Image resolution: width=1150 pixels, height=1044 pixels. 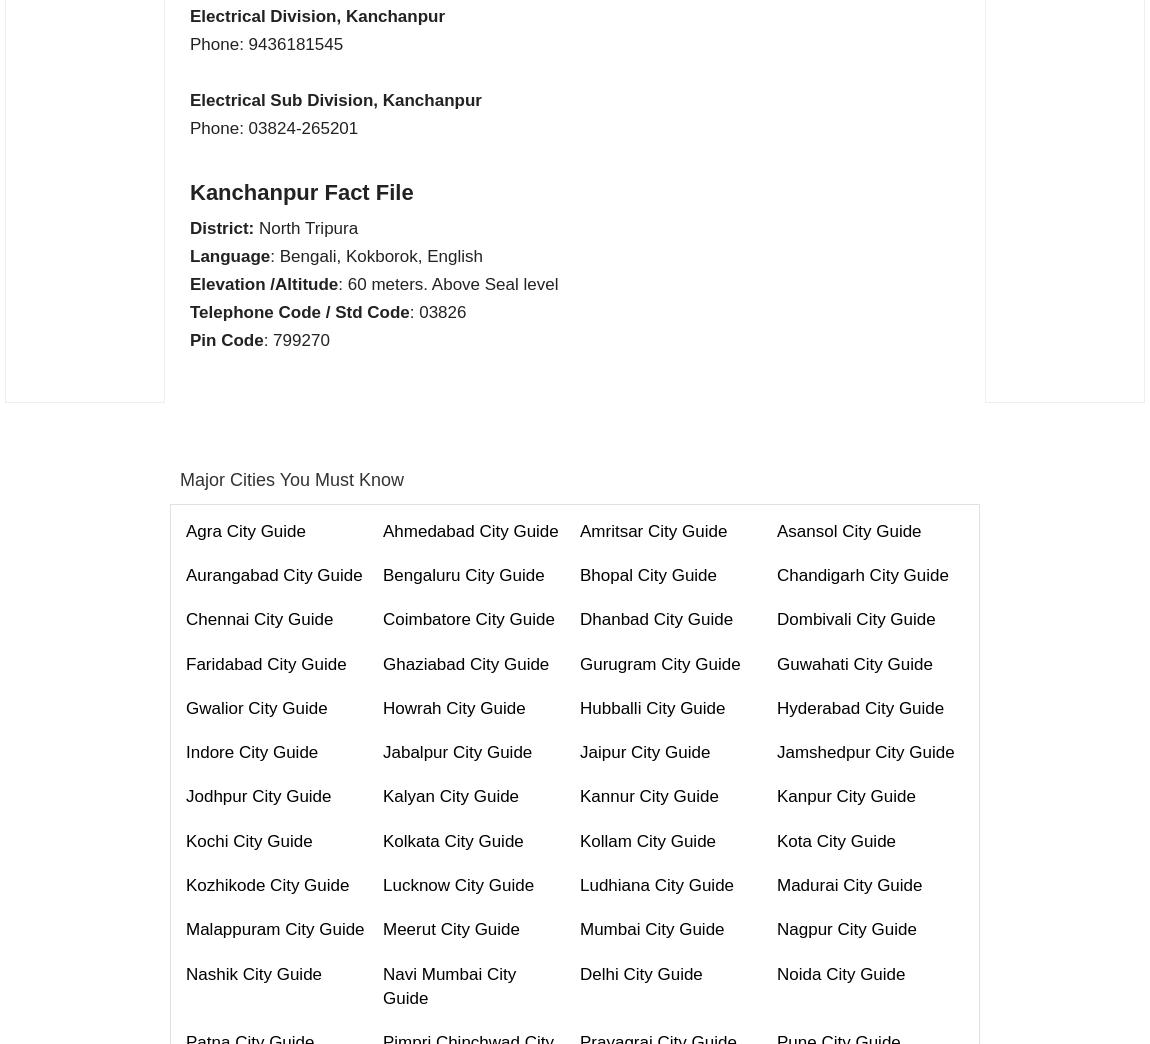 I want to click on 'Kanchanpur Fact File', so click(x=301, y=190).